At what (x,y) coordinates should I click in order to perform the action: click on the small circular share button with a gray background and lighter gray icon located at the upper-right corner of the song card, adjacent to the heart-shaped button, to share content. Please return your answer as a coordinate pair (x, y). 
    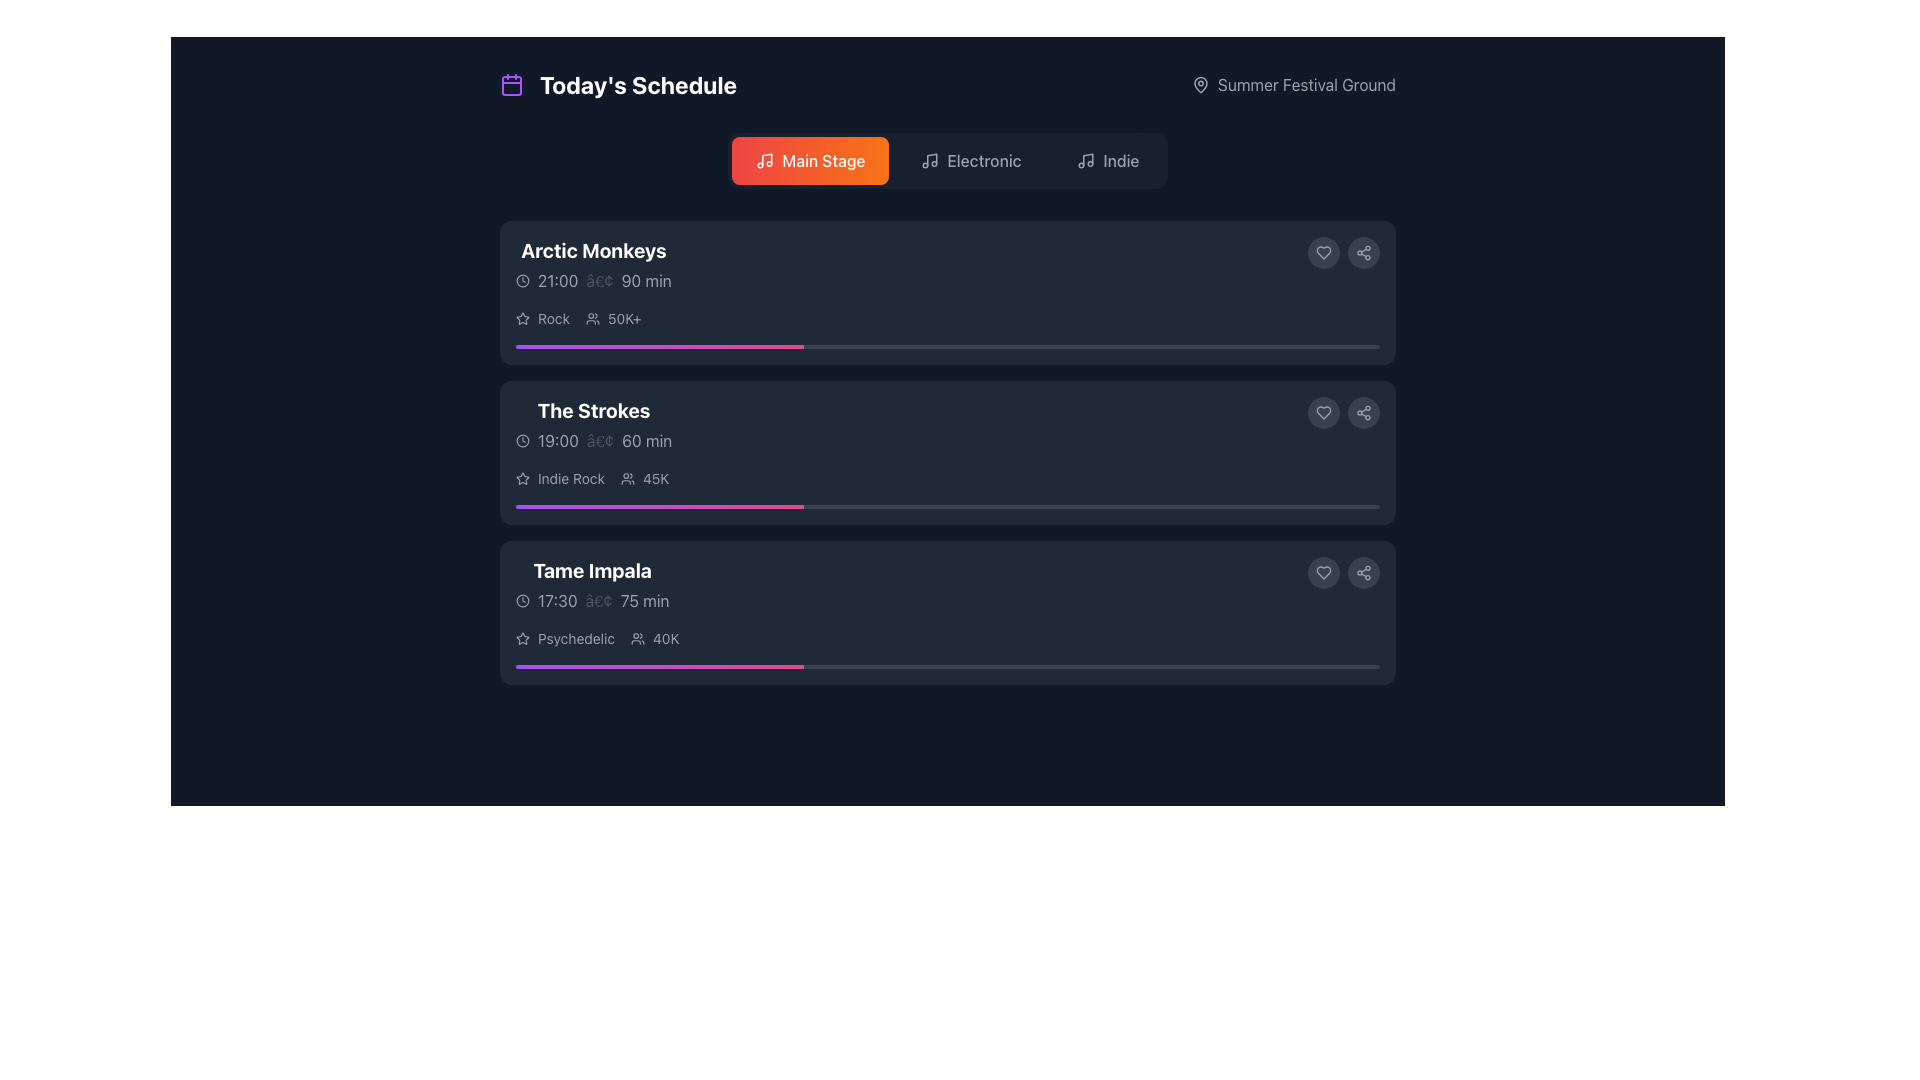
    Looking at the image, I should click on (1362, 411).